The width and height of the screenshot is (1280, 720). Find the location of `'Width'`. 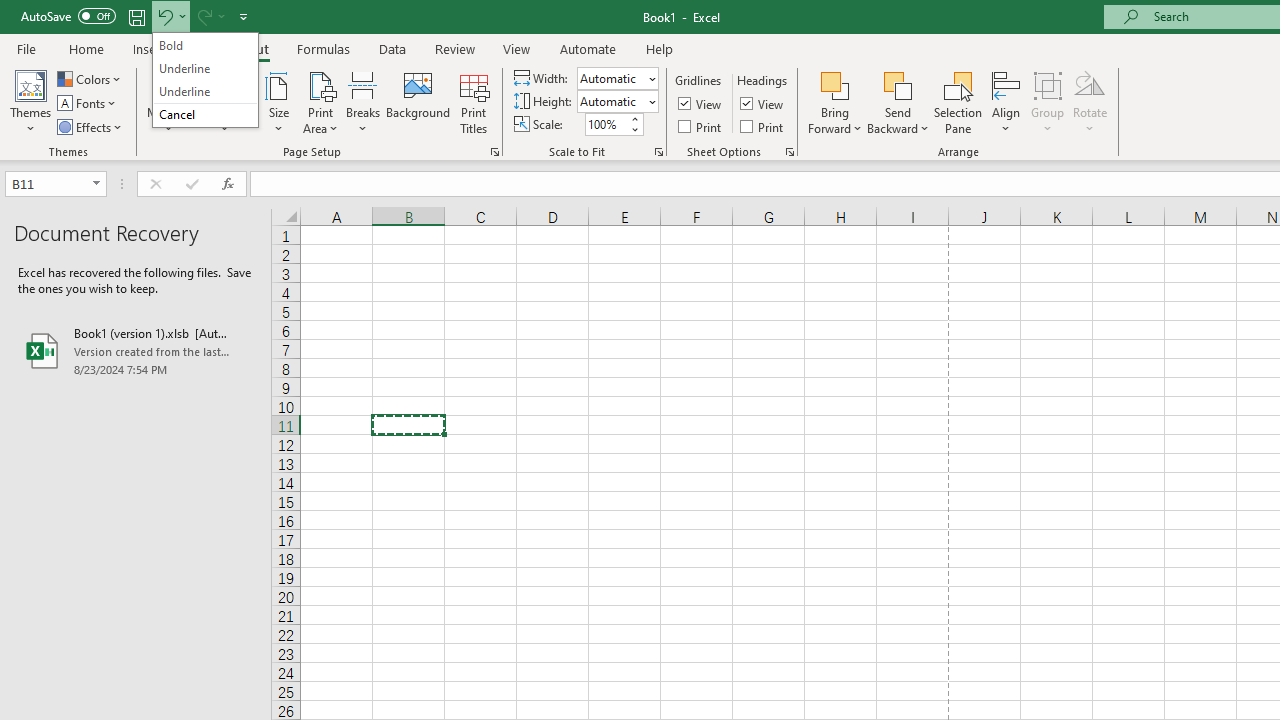

'Width' is located at coordinates (610, 77).